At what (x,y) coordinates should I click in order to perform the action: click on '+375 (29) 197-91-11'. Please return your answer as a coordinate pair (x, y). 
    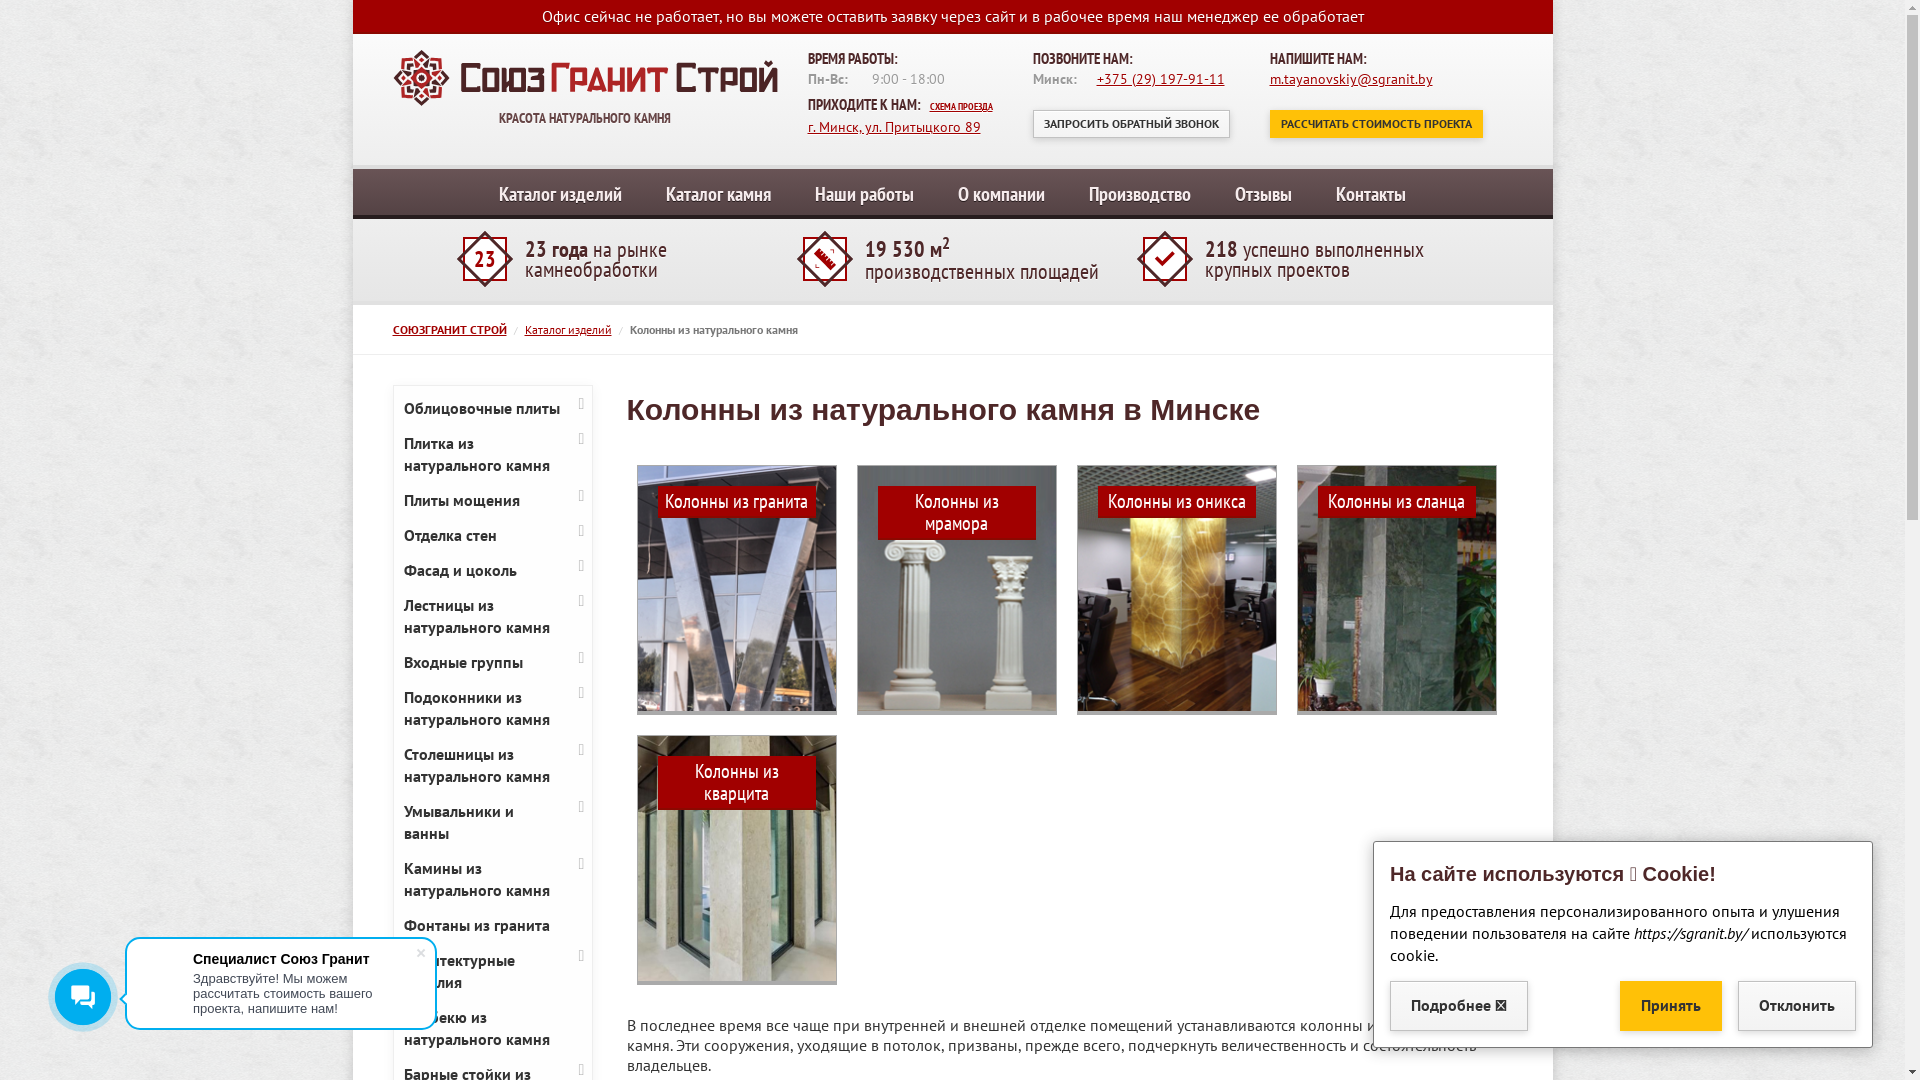
    Looking at the image, I should click on (1160, 77).